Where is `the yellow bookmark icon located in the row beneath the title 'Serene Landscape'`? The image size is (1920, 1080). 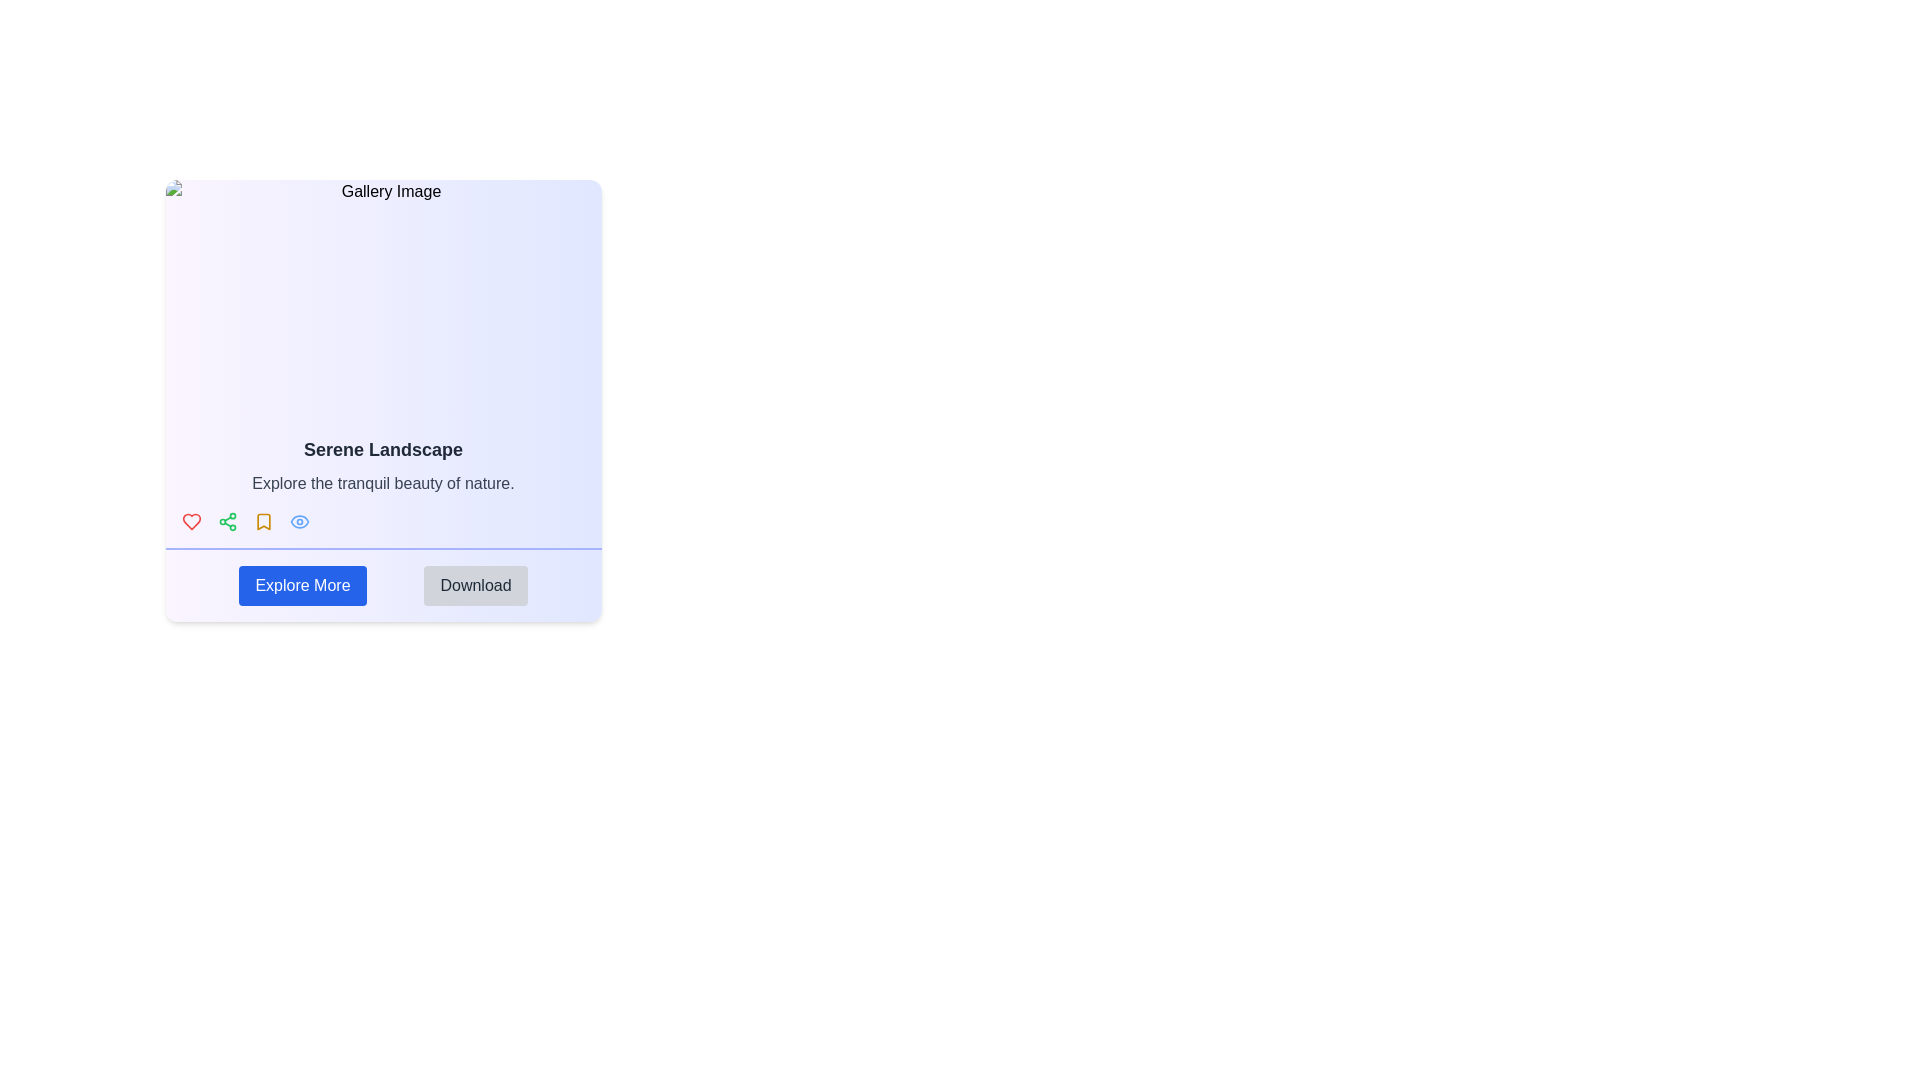
the yellow bookmark icon located in the row beneath the title 'Serene Landscape' is located at coordinates (262, 520).